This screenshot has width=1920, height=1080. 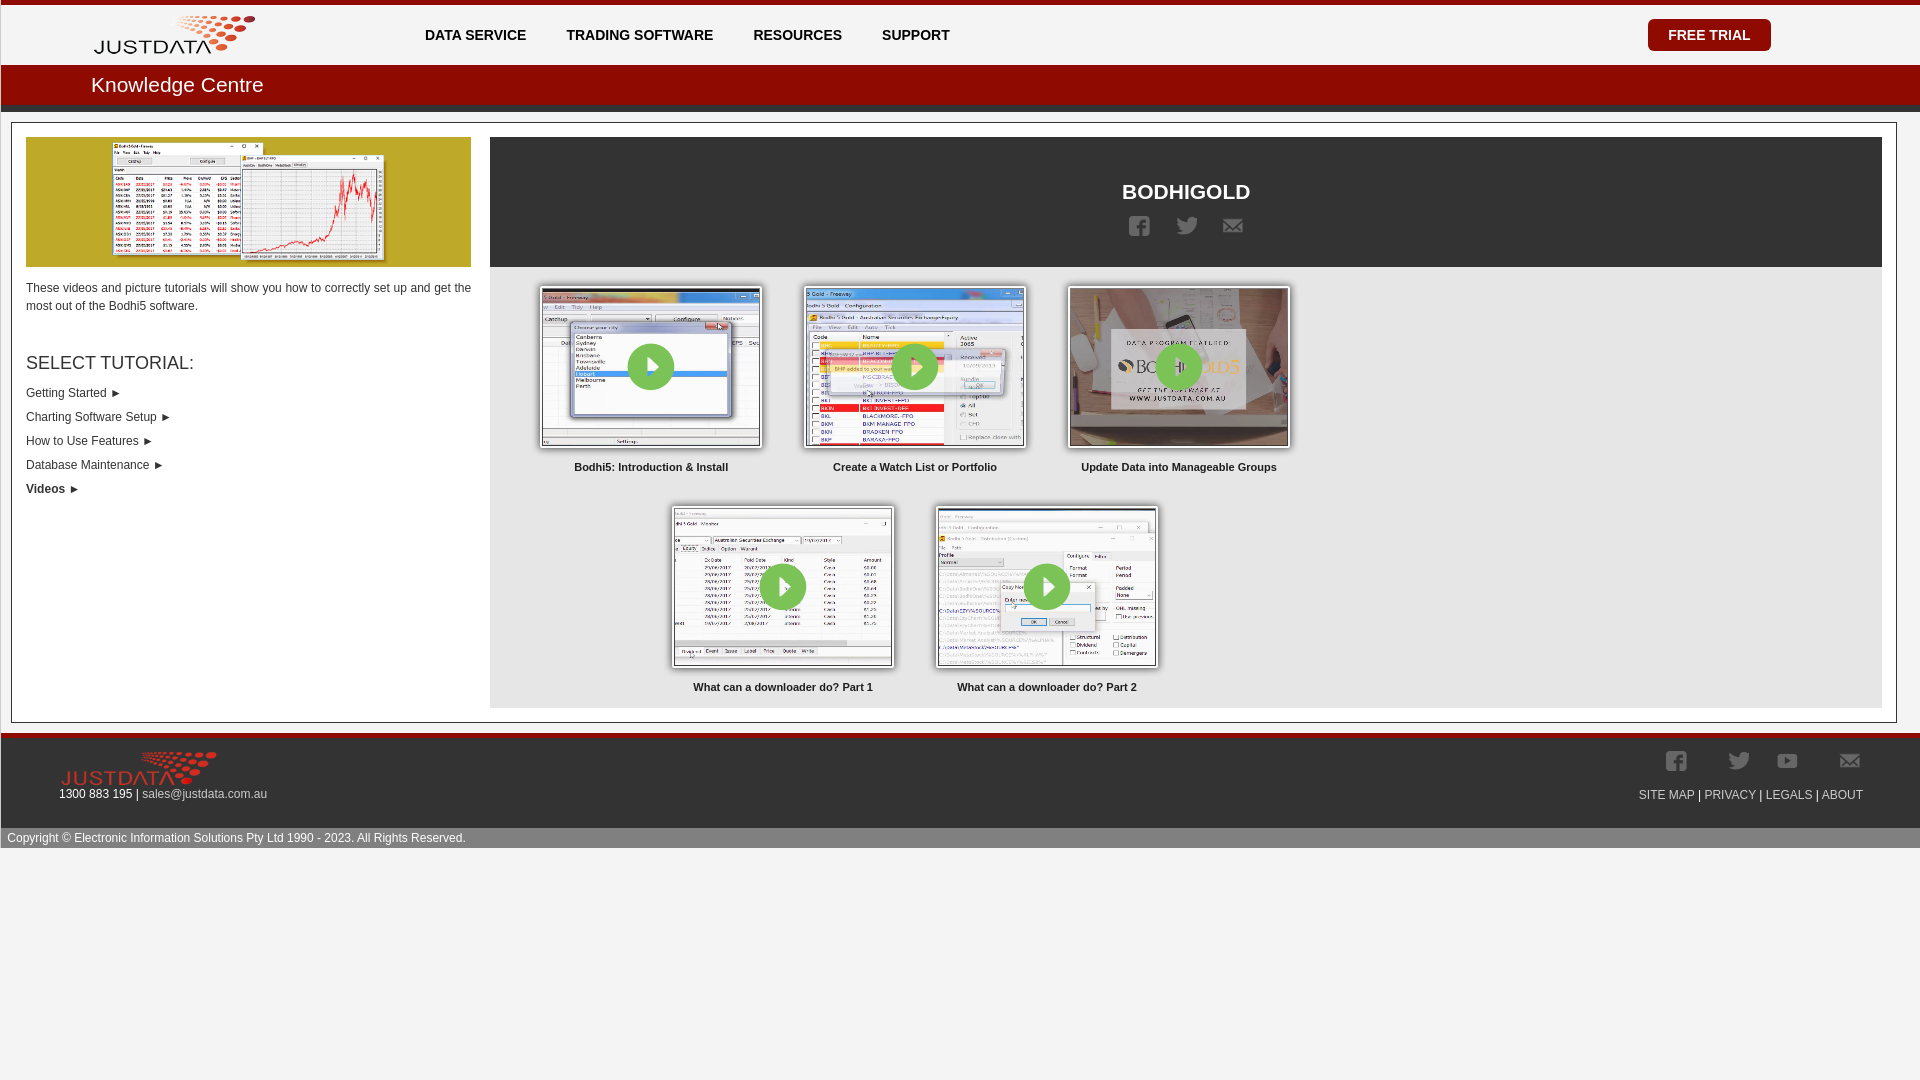 What do you see at coordinates (1841, 793) in the screenshot?
I see `'ABOUT'` at bounding box center [1841, 793].